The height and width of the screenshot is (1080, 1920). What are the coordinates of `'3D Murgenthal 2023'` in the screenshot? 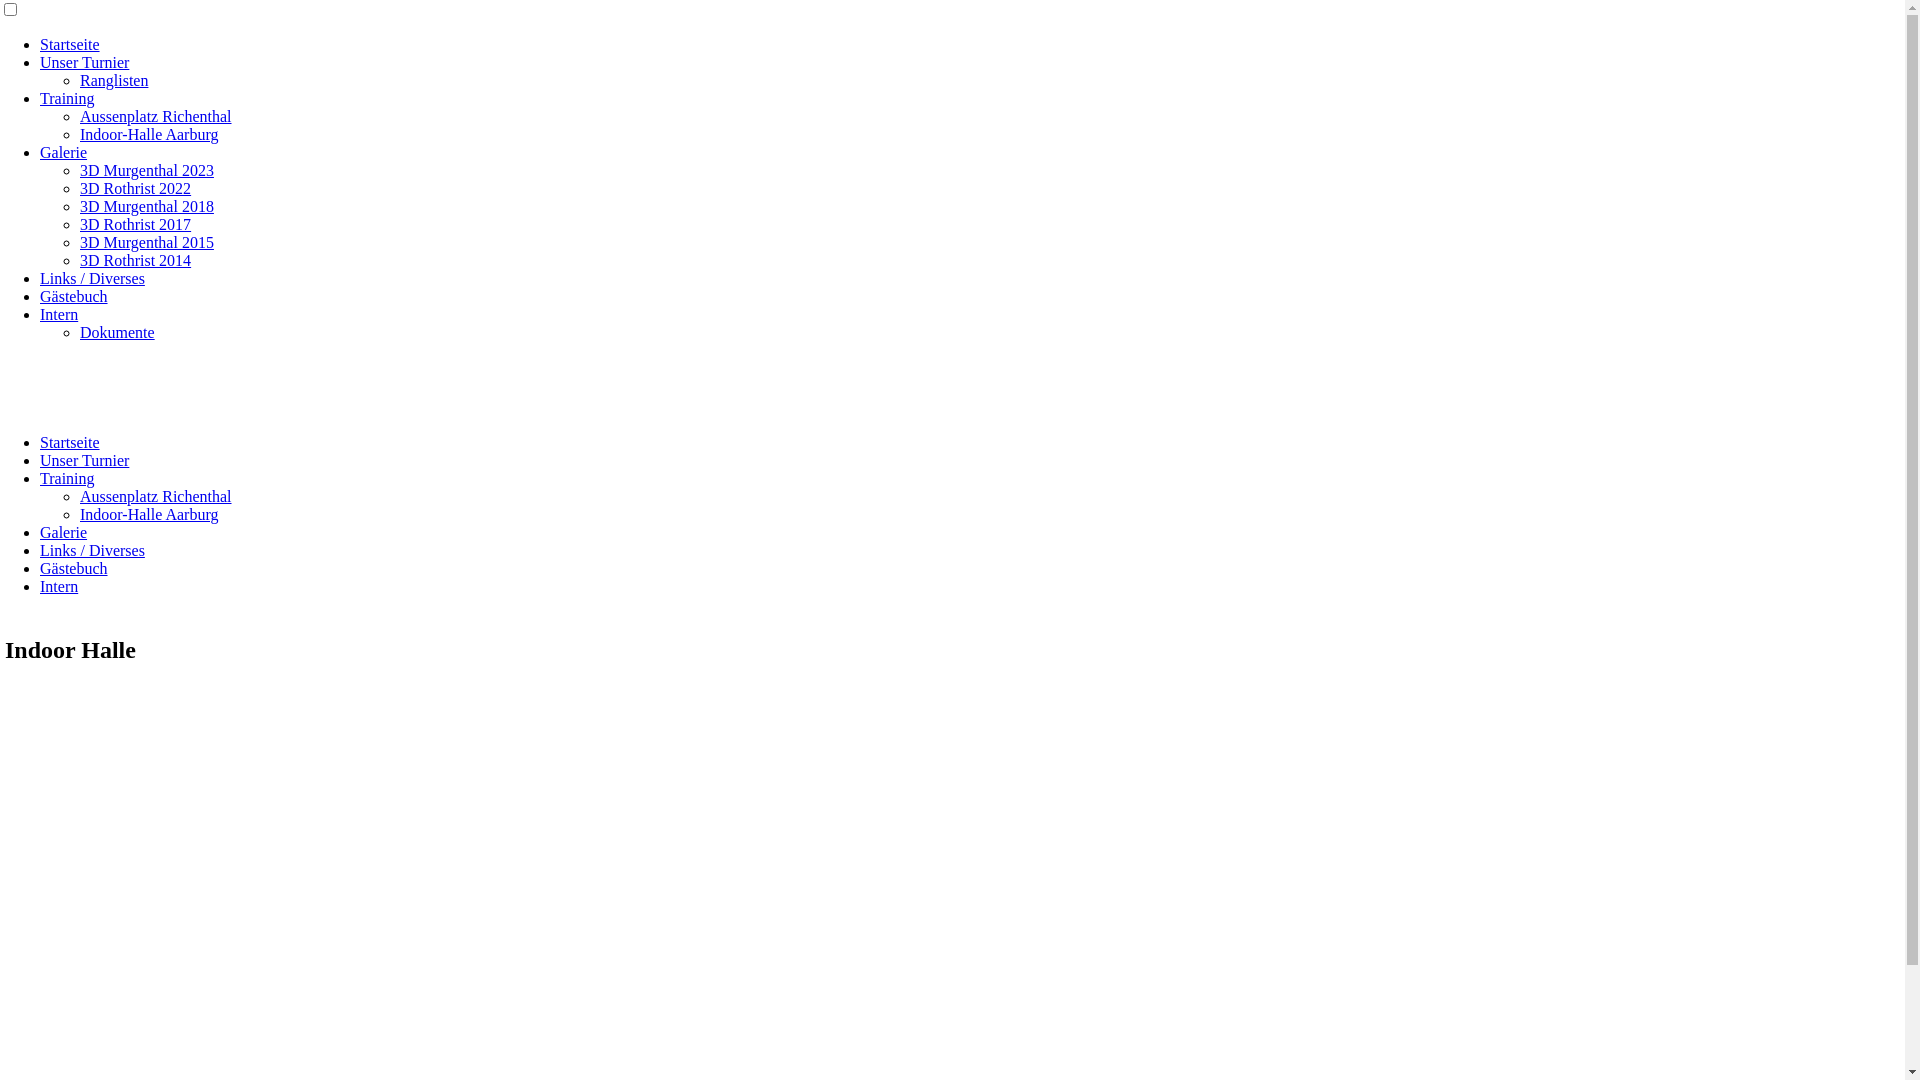 It's located at (146, 169).